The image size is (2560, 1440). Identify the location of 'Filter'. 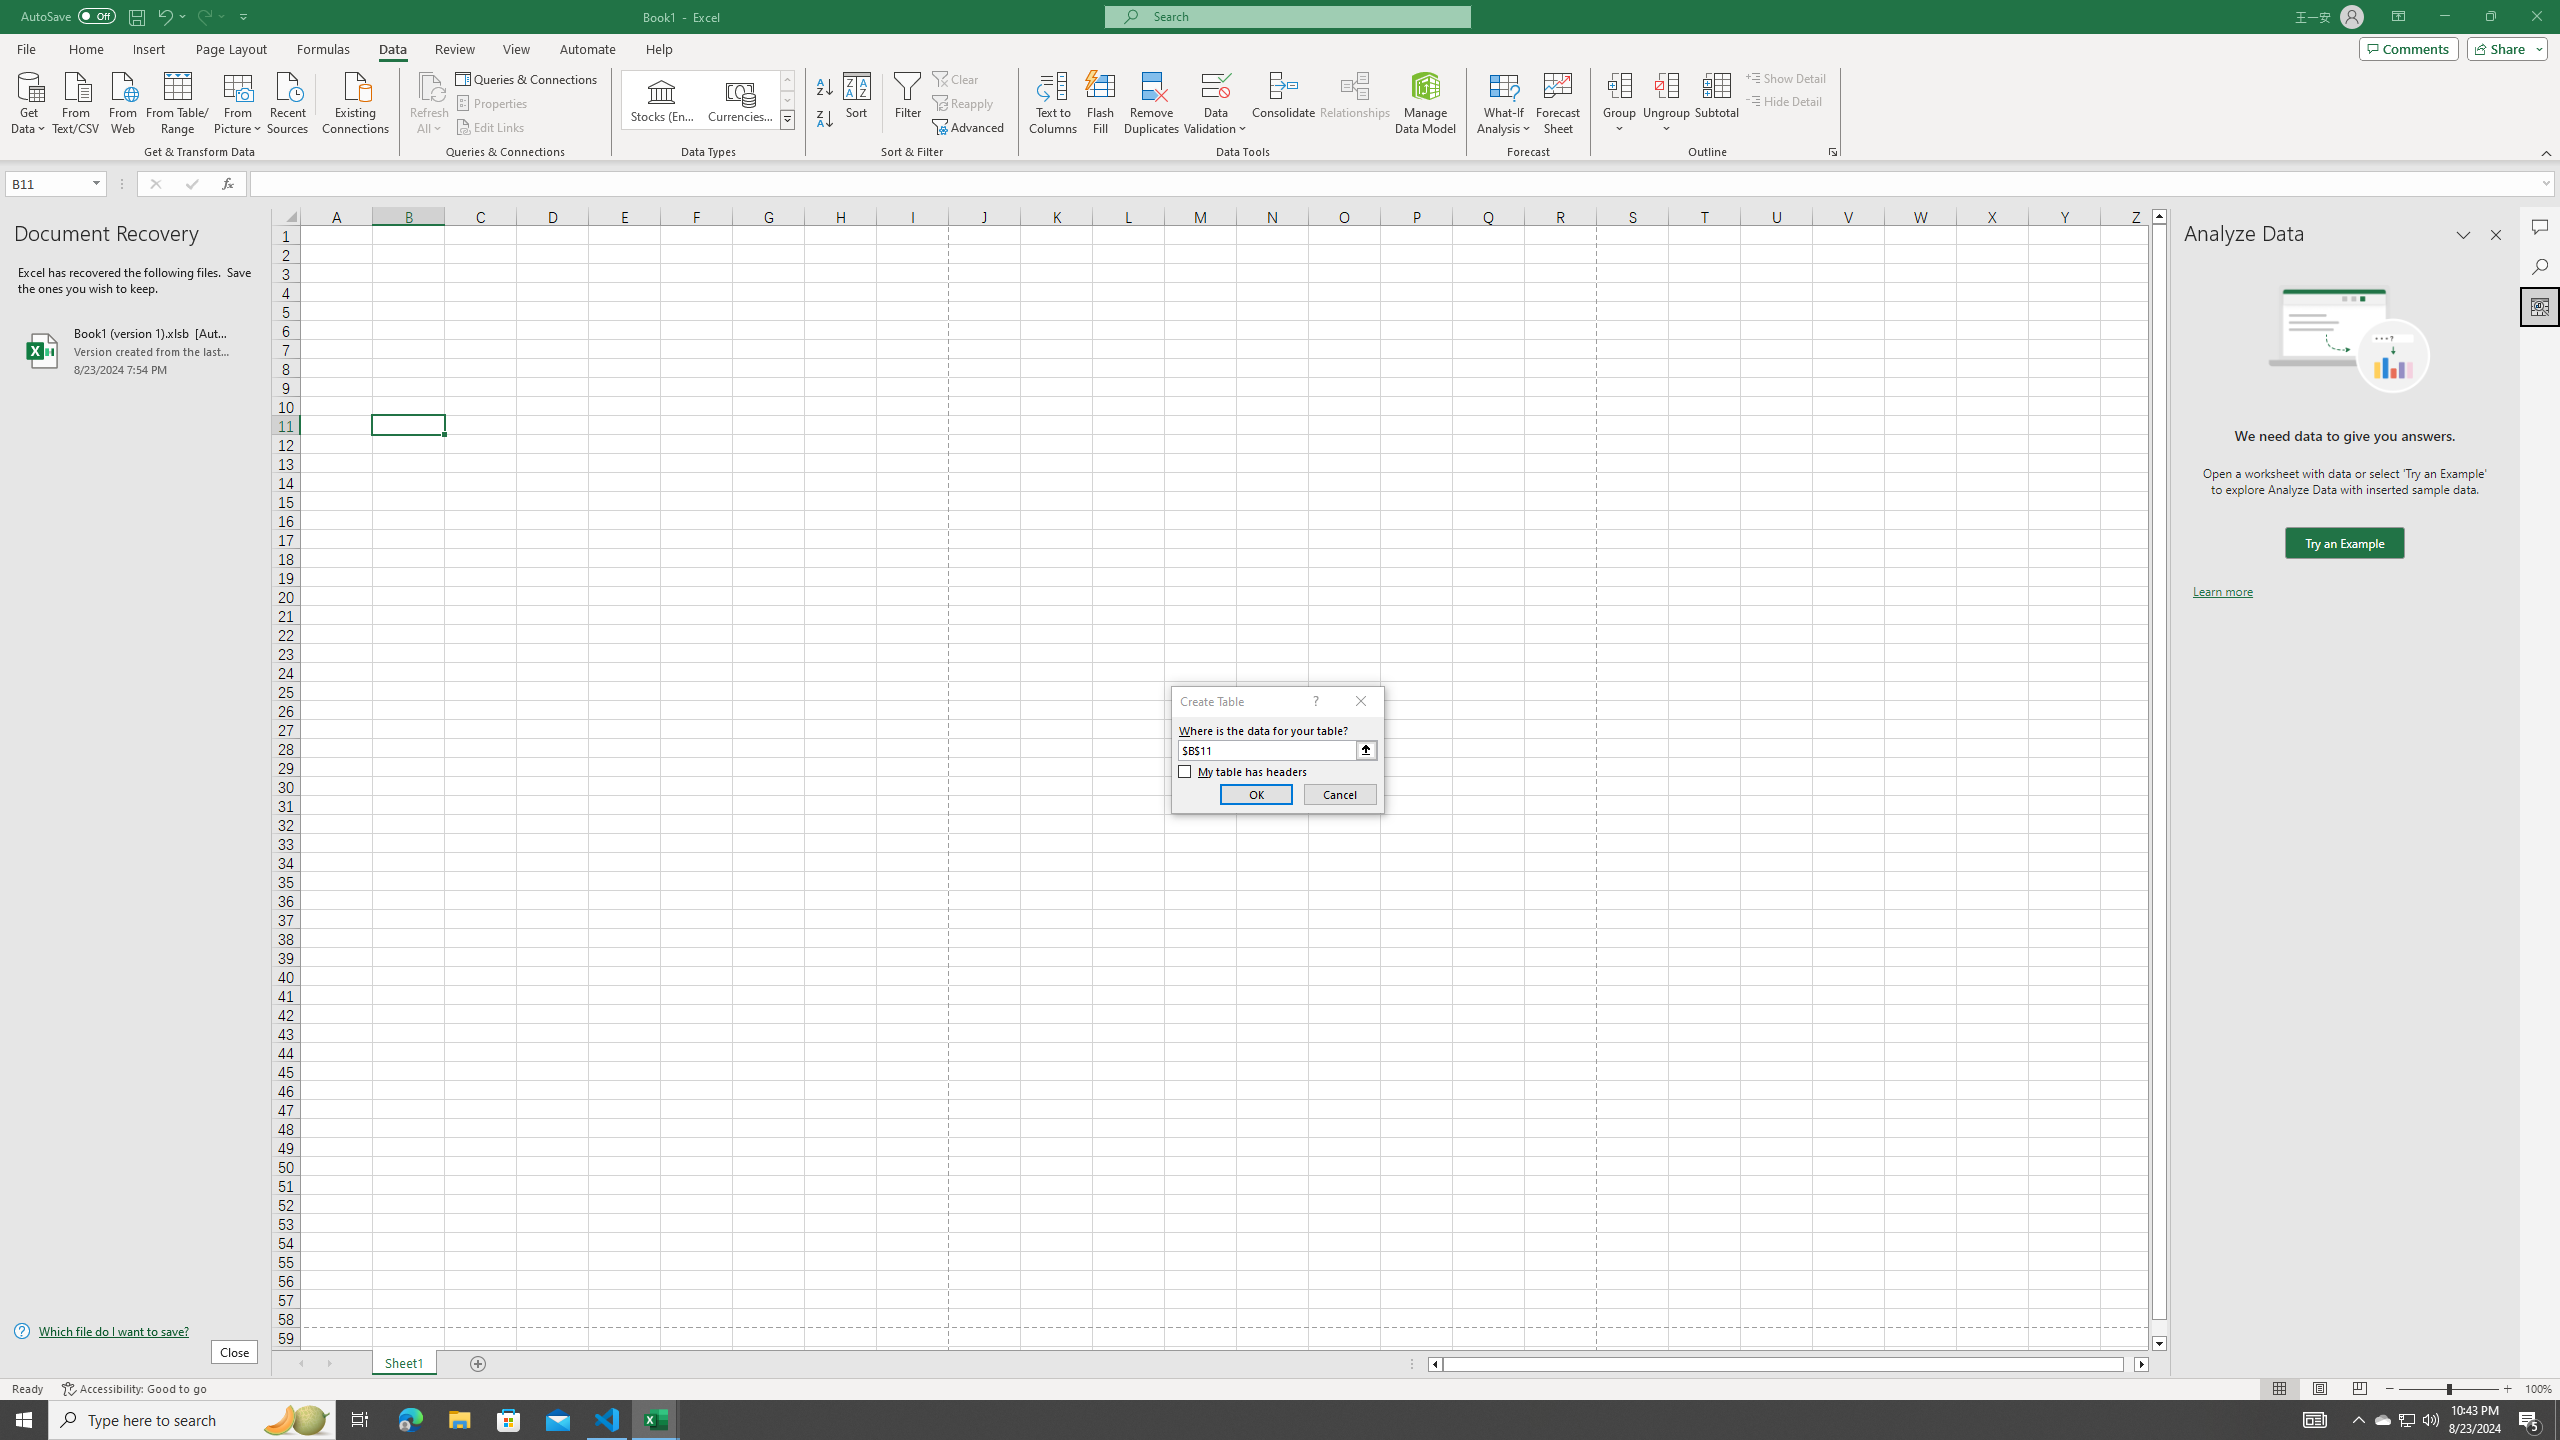
(906, 103).